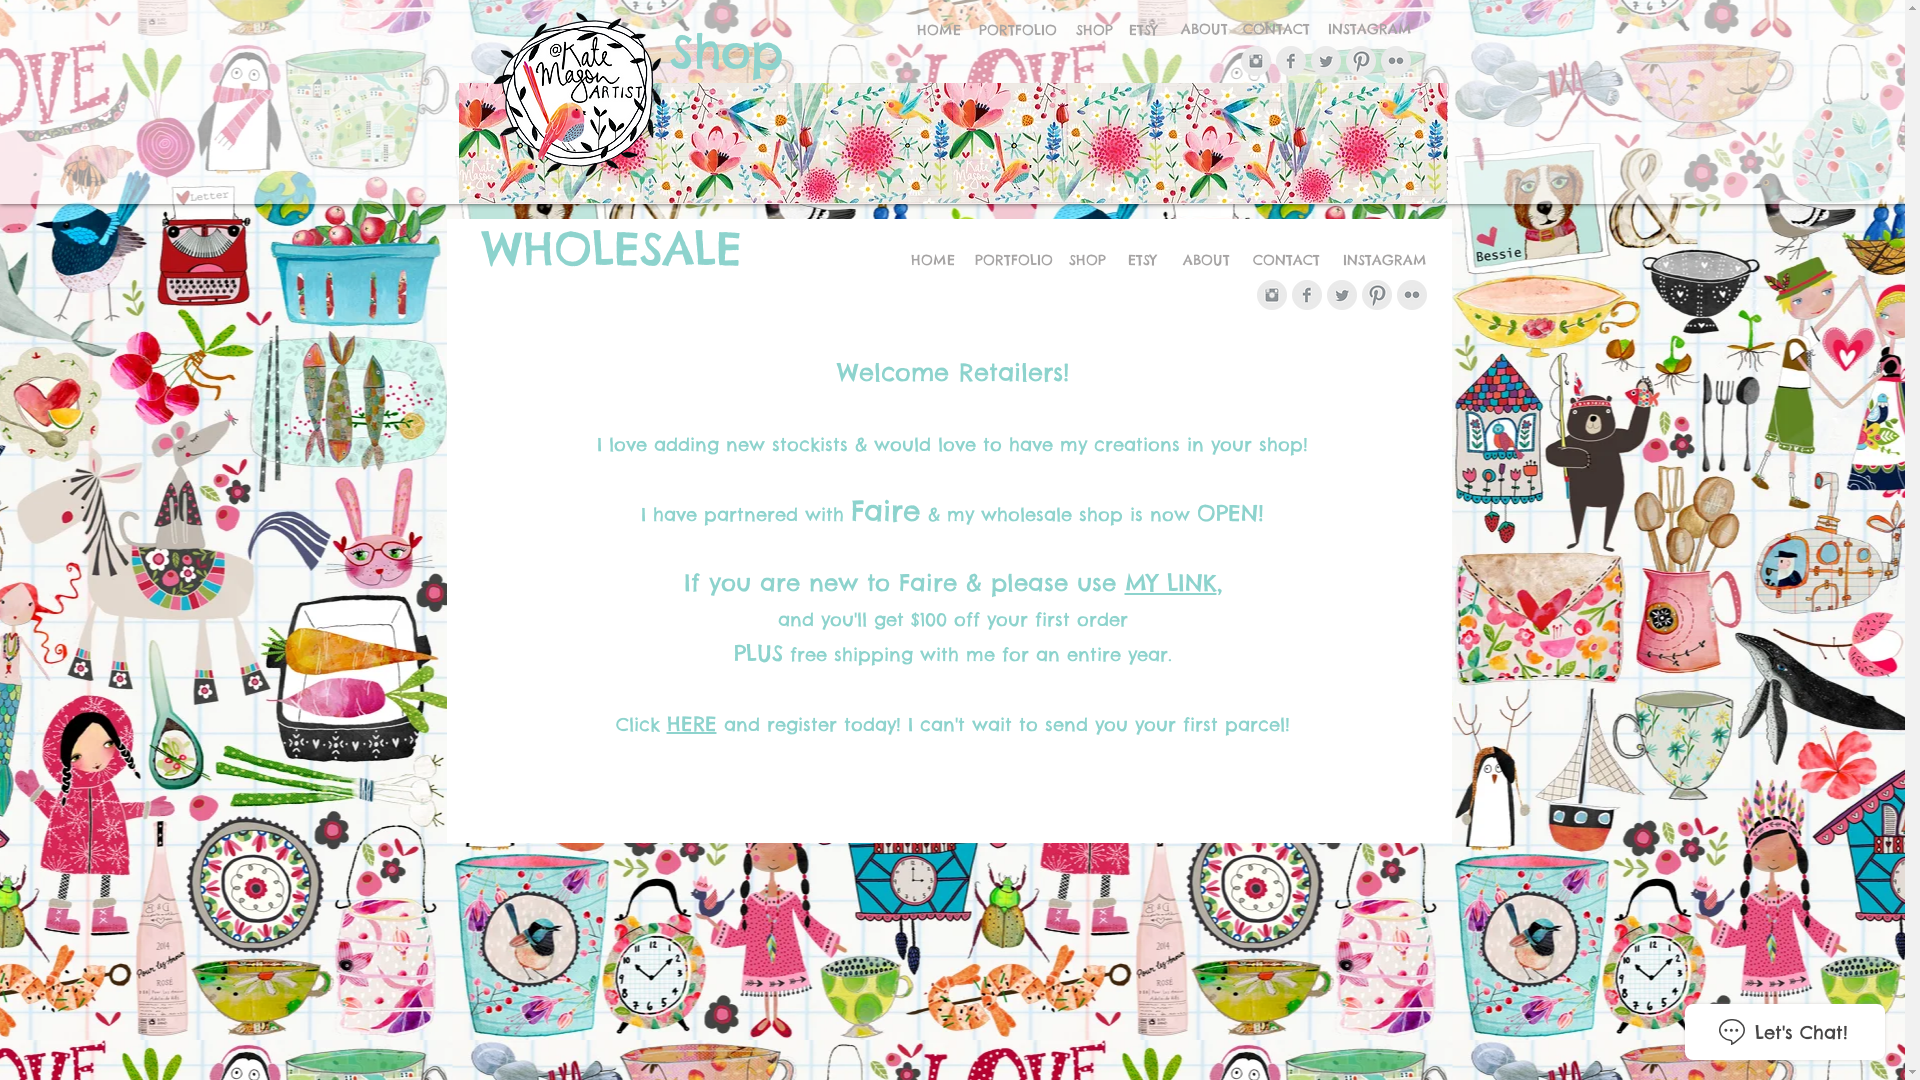  What do you see at coordinates (938, 30) in the screenshot?
I see `'HOME'` at bounding box center [938, 30].